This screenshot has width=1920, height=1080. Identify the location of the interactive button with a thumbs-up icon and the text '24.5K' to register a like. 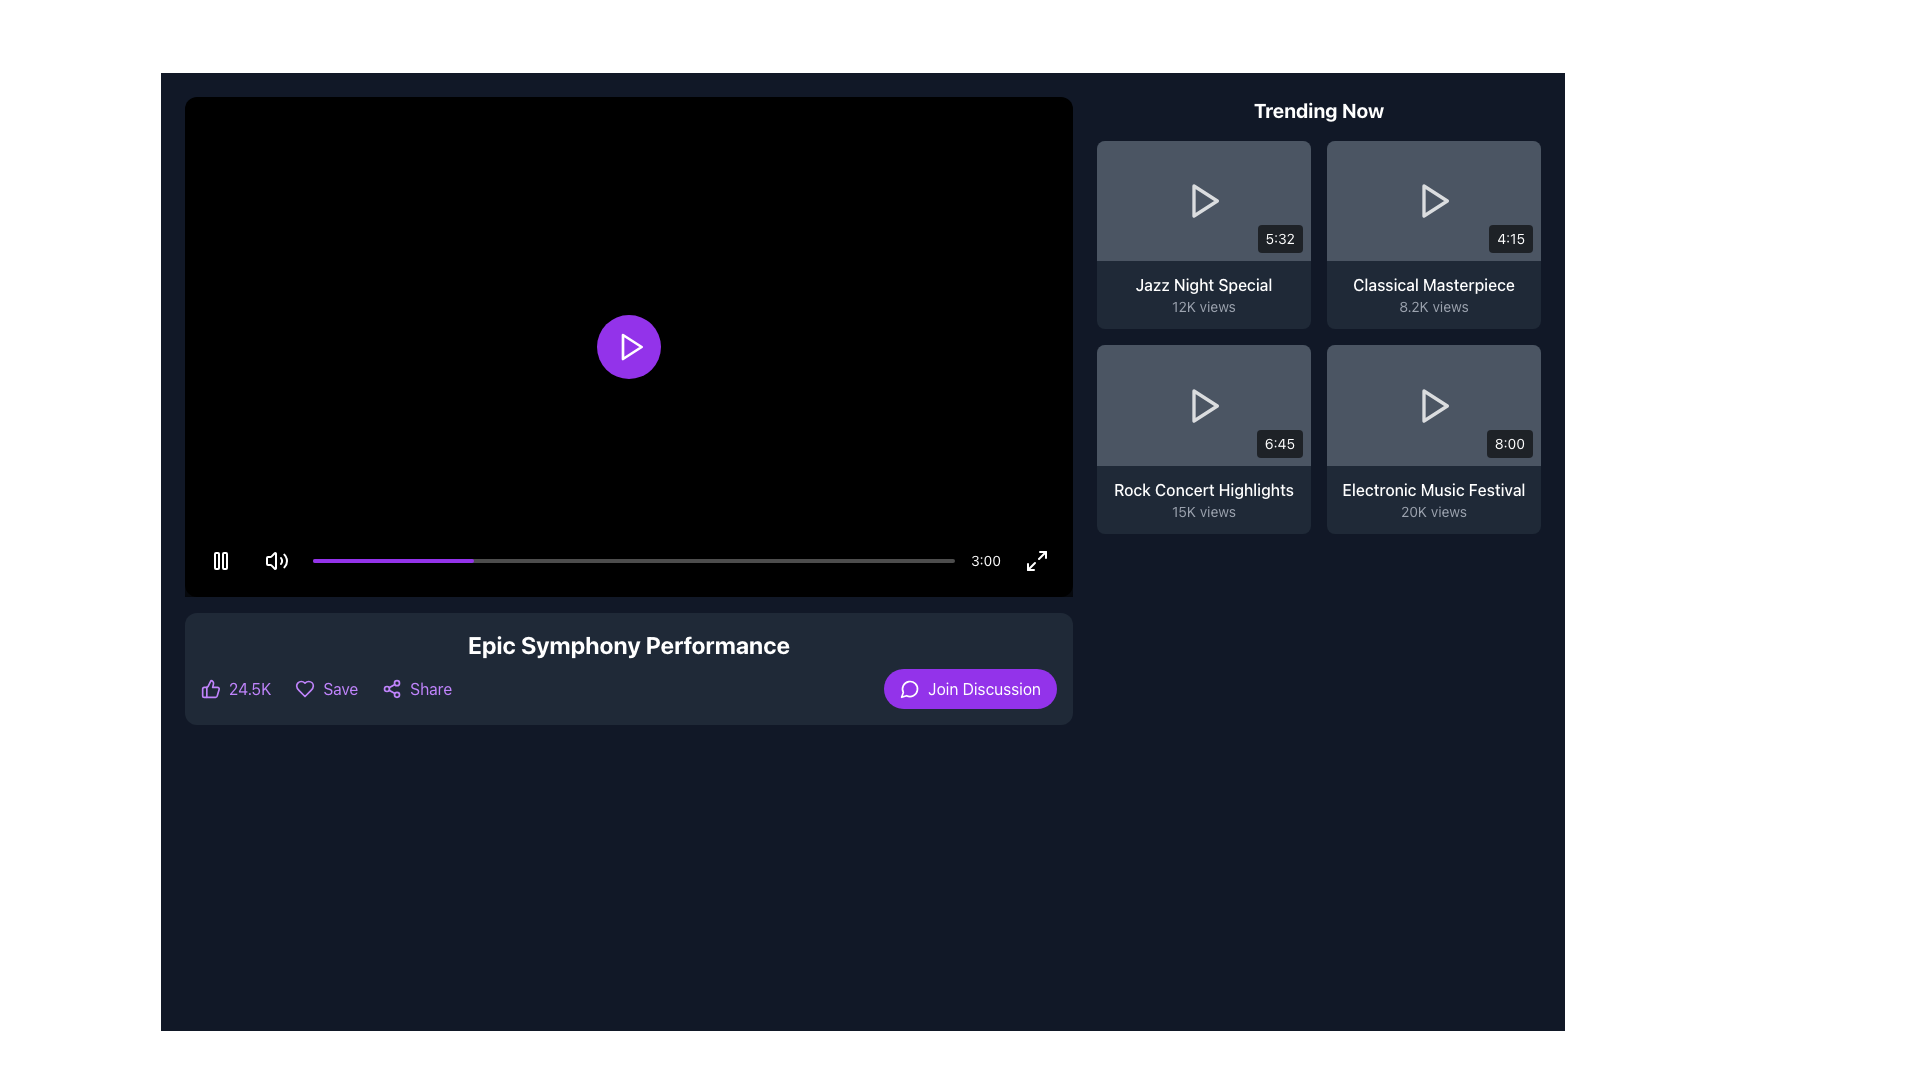
(236, 687).